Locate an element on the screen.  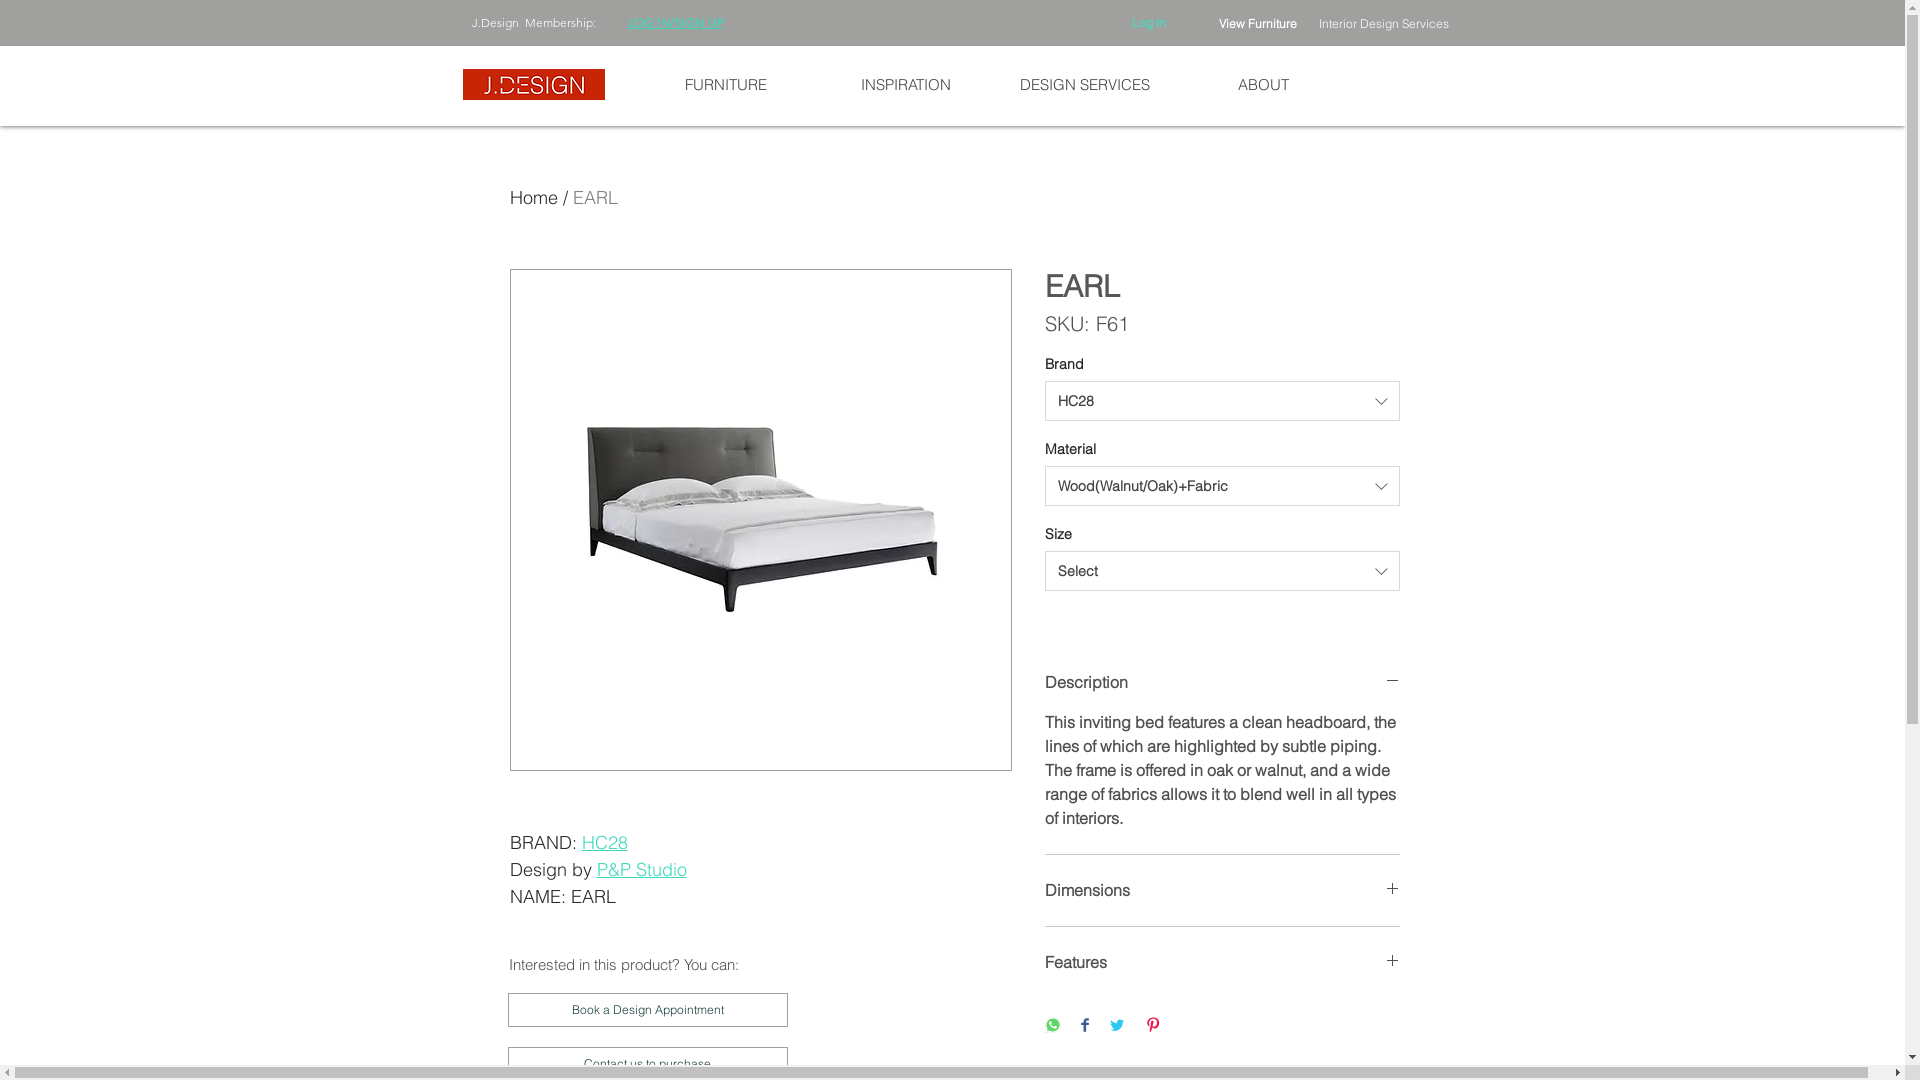
'Select' is located at coordinates (1220, 570).